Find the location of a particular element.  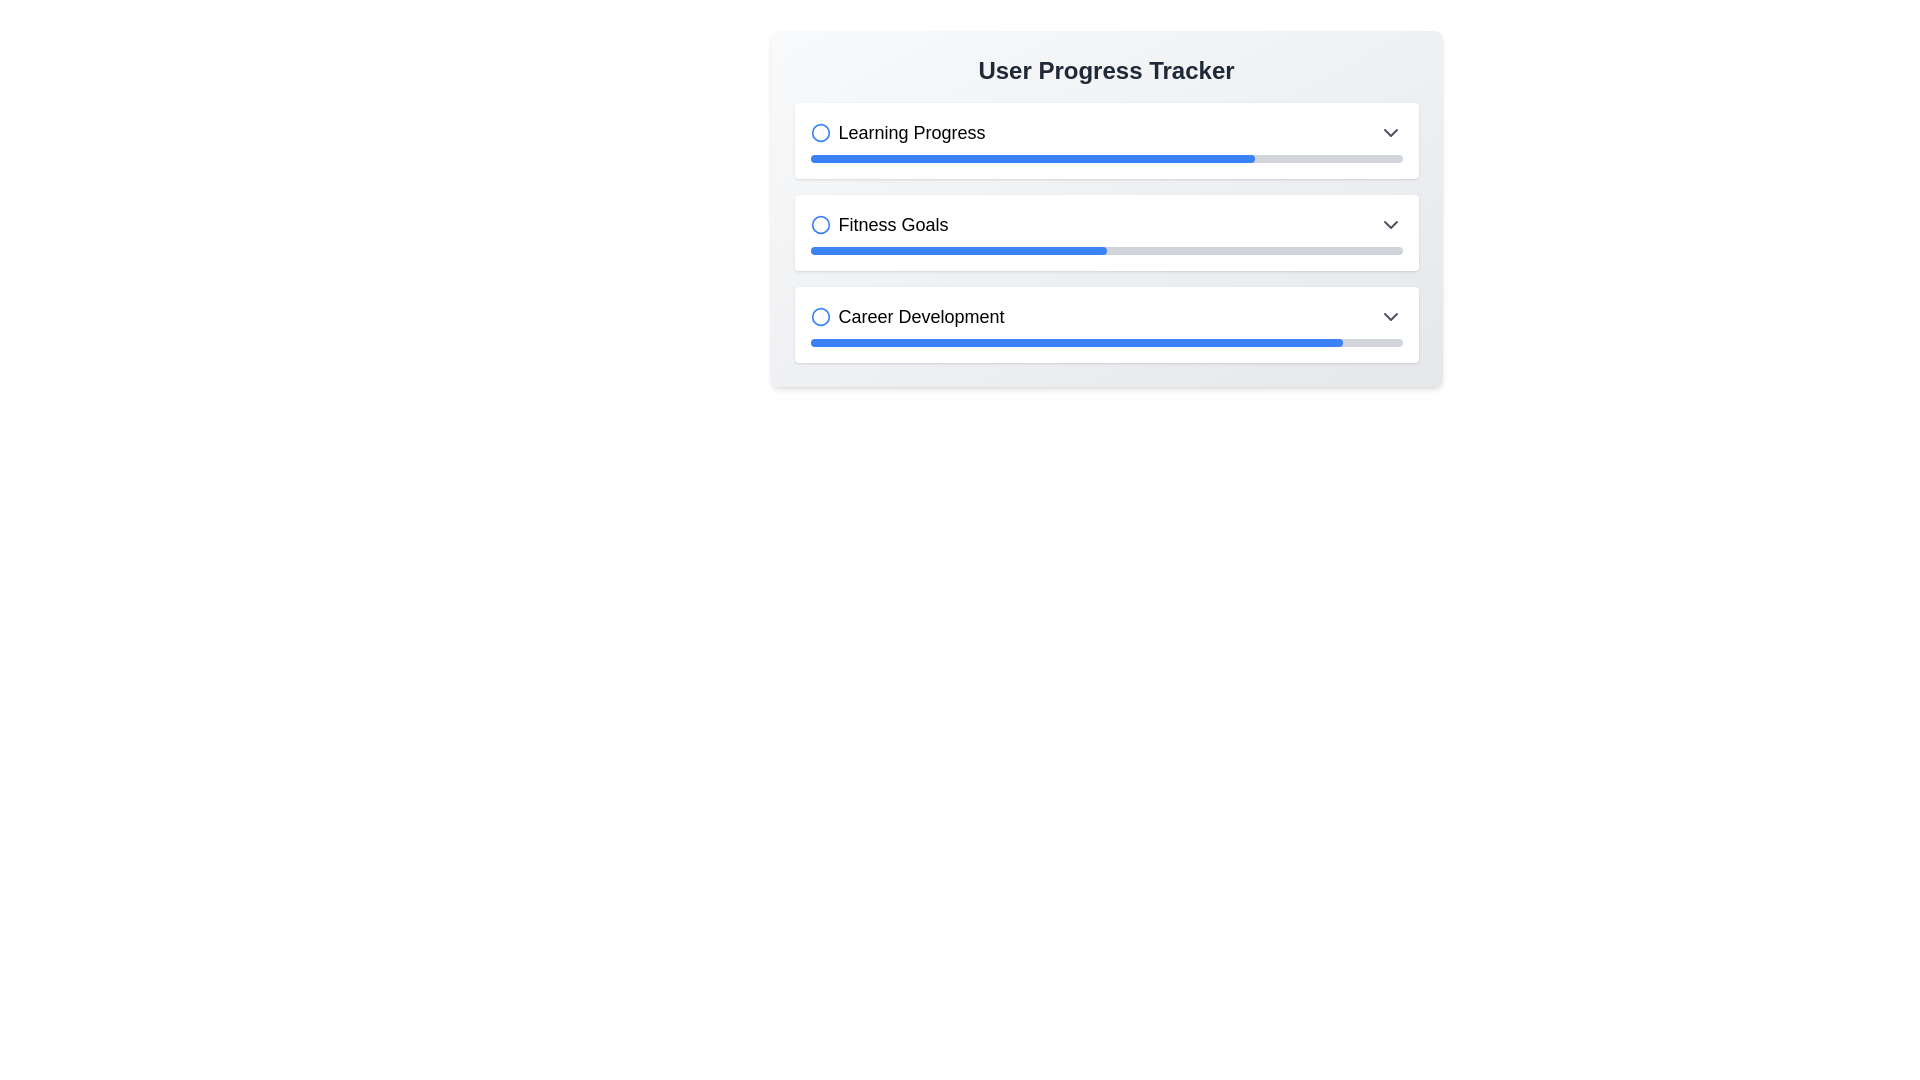

the blue progress bar located in the third progress bar section under the 'Career Development' label in the 'User Progress Tracker' interface is located at coordinates (1075, 342).